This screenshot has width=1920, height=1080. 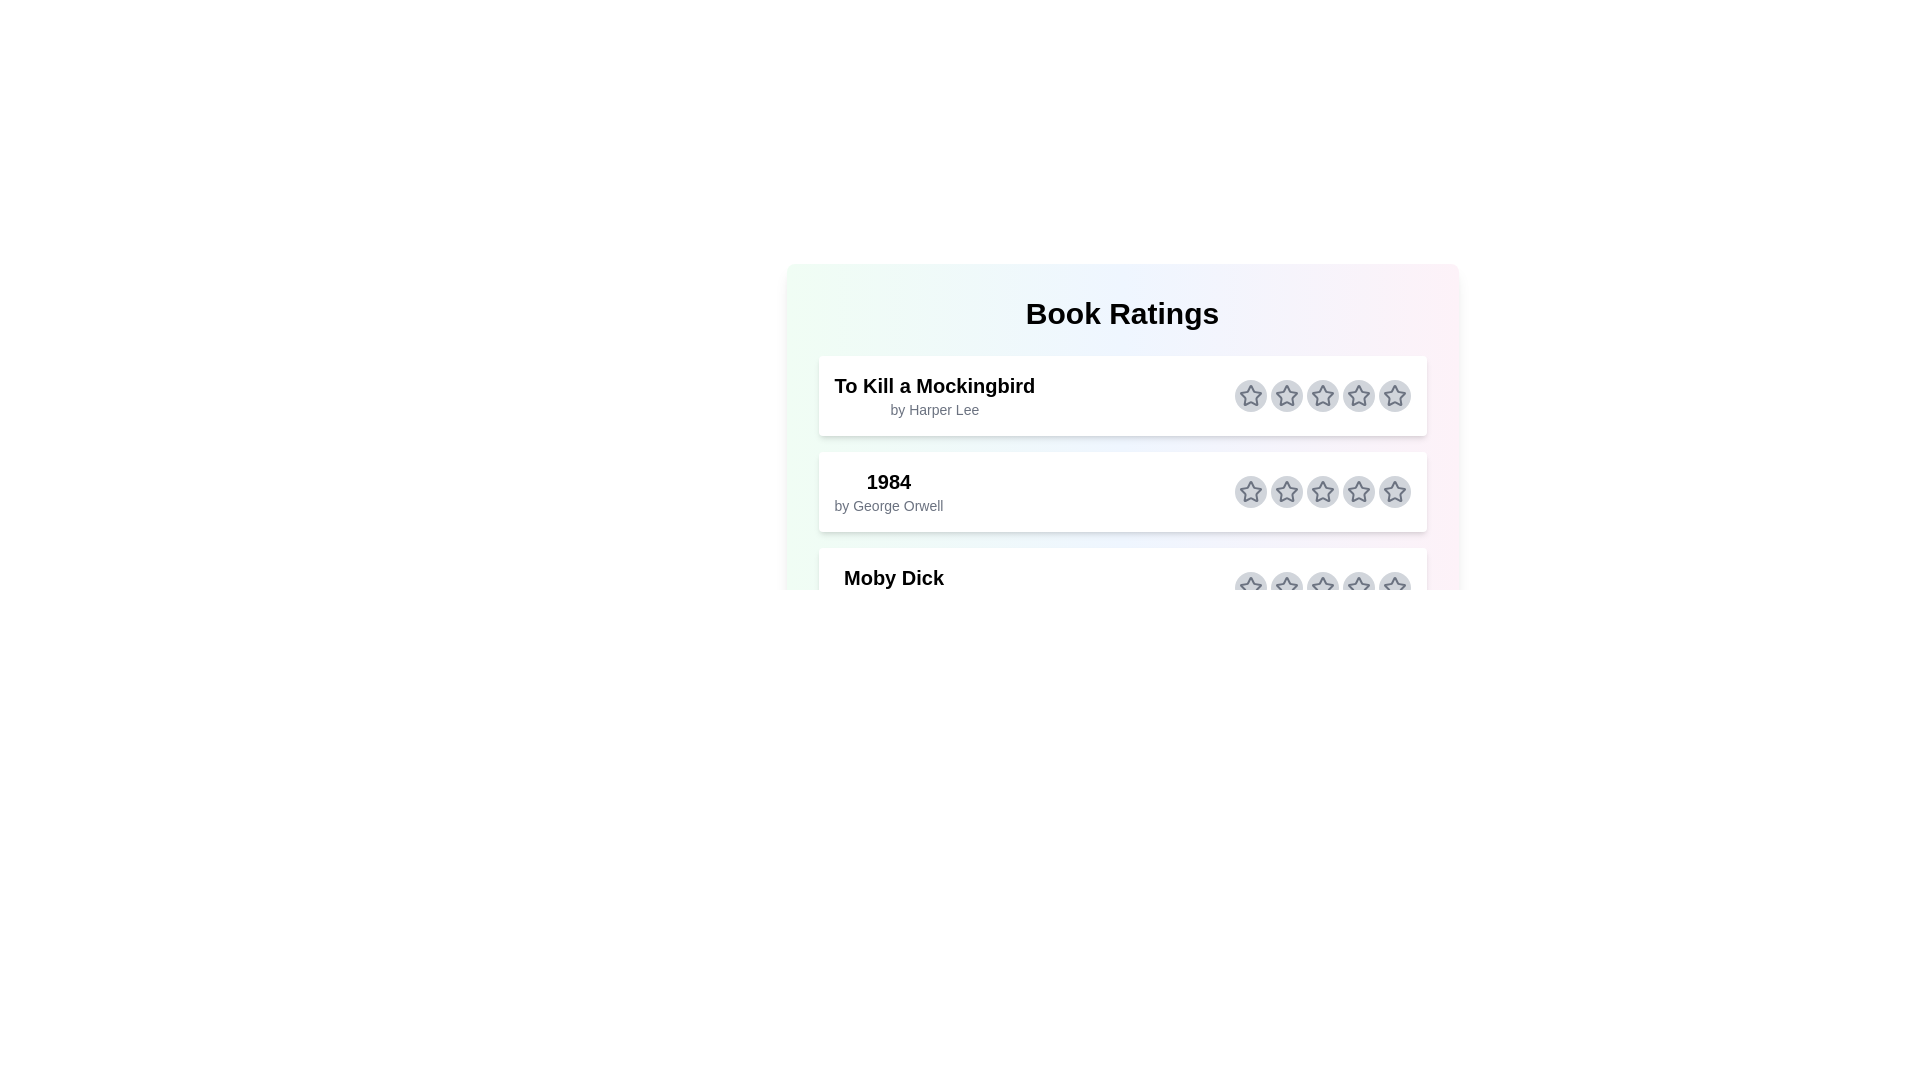 What do you see at coordinates (1358, 586) in the screenshot?
I see `the star corresponding to 4 stars for the book titled Moby Dick` at bounding box center [1358, 586].